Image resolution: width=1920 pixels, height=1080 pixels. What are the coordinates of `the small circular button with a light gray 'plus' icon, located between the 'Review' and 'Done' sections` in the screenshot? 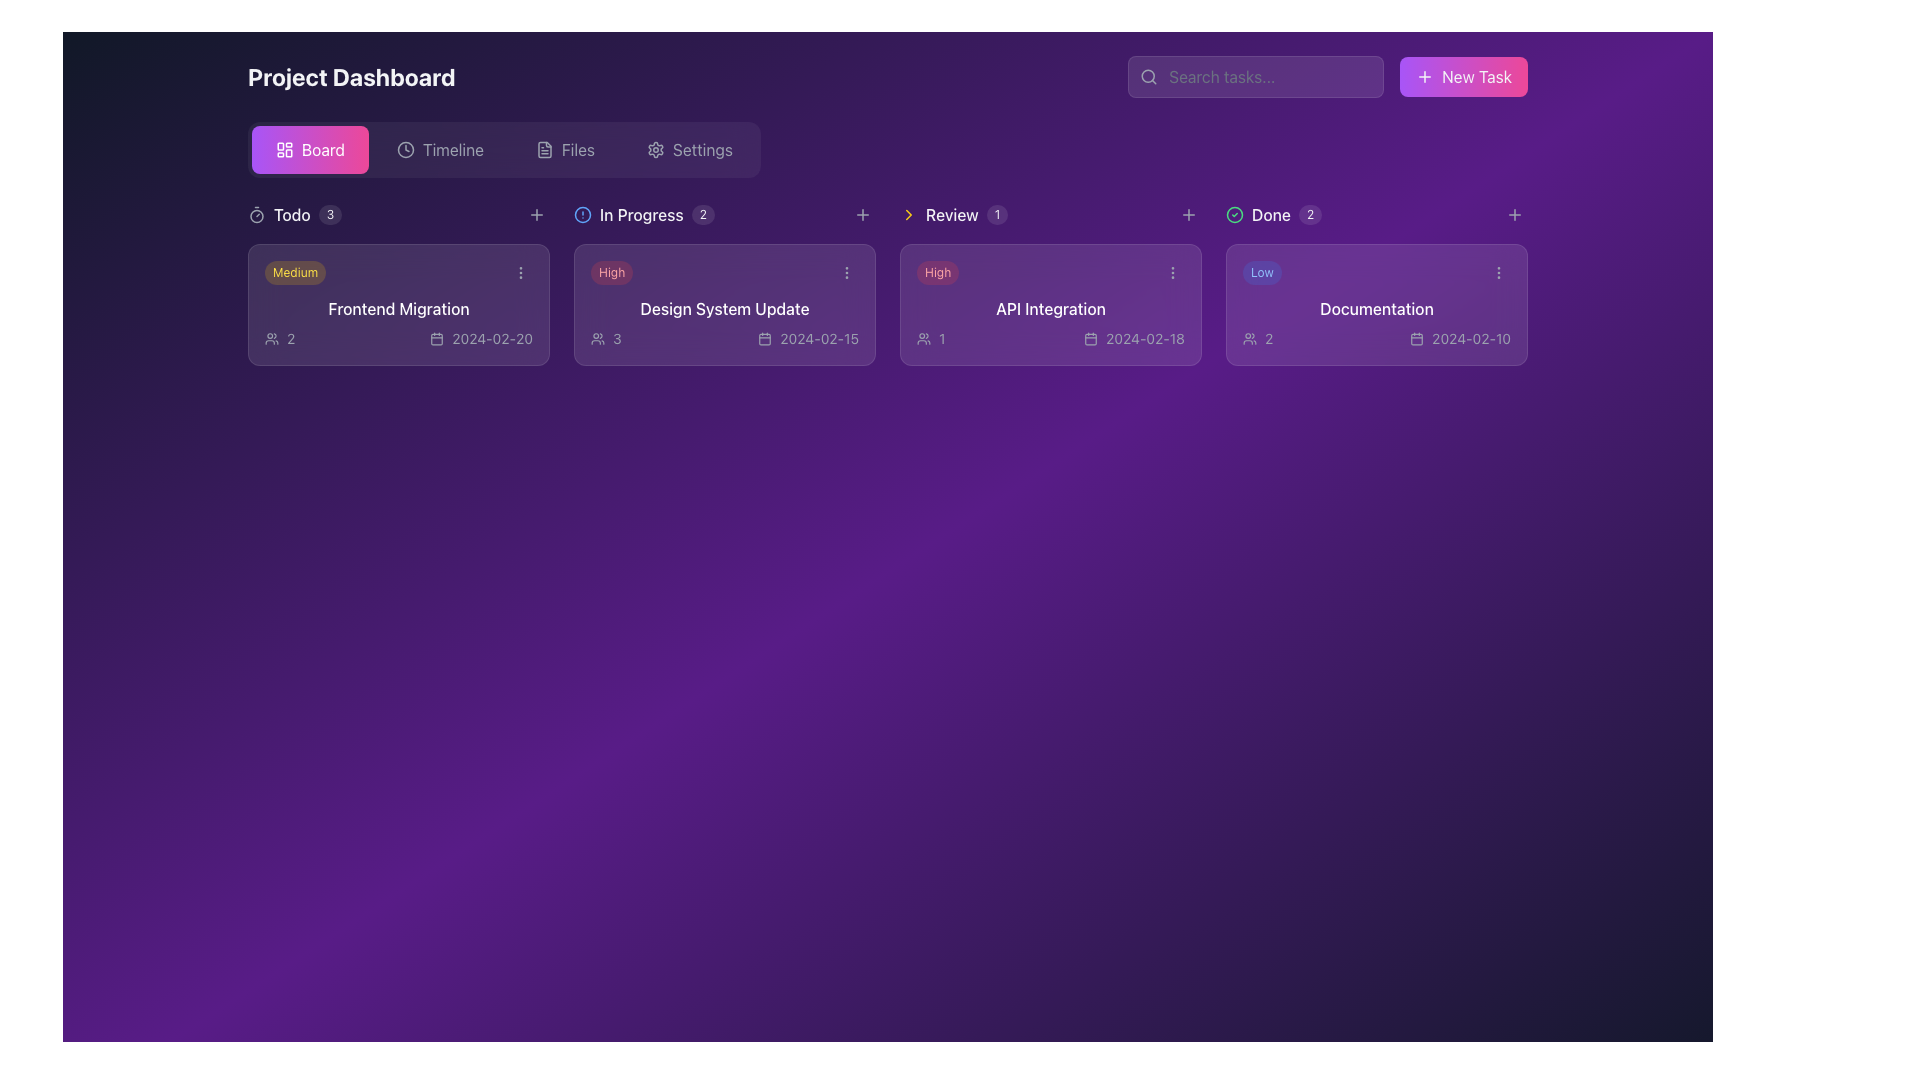 It's located at (1189, 215).